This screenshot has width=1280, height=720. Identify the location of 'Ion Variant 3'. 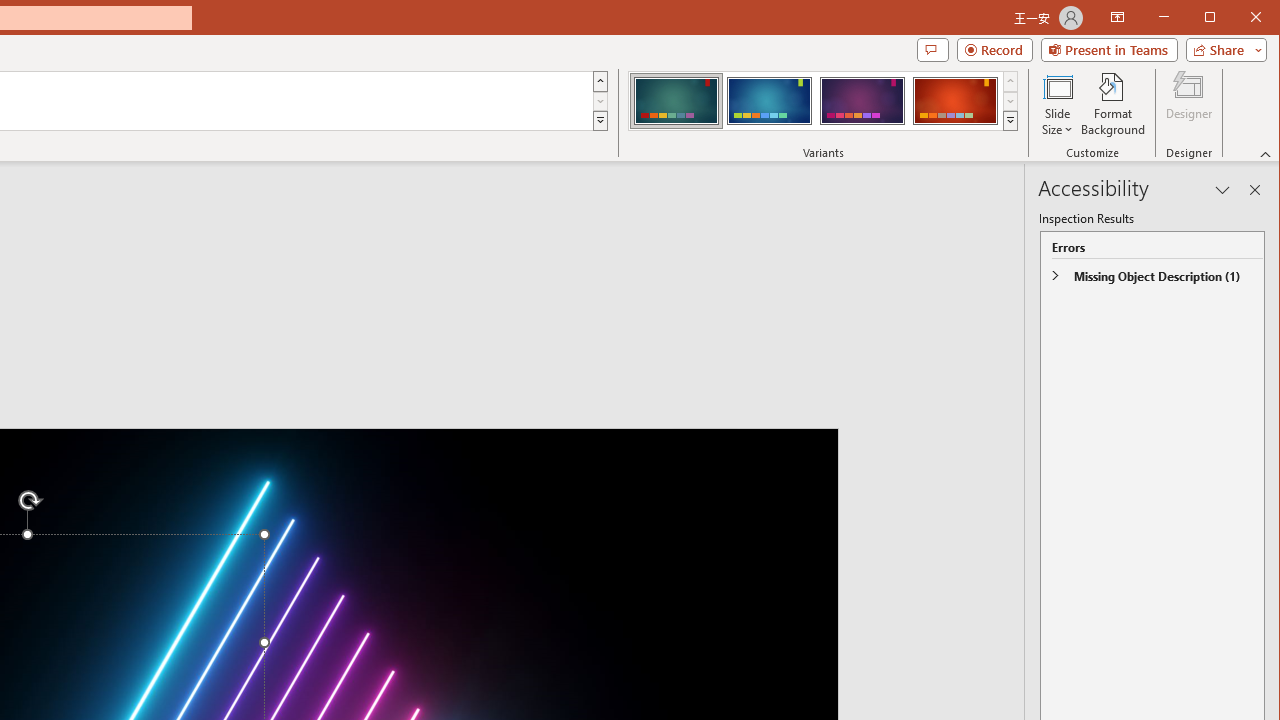
(862, 100).